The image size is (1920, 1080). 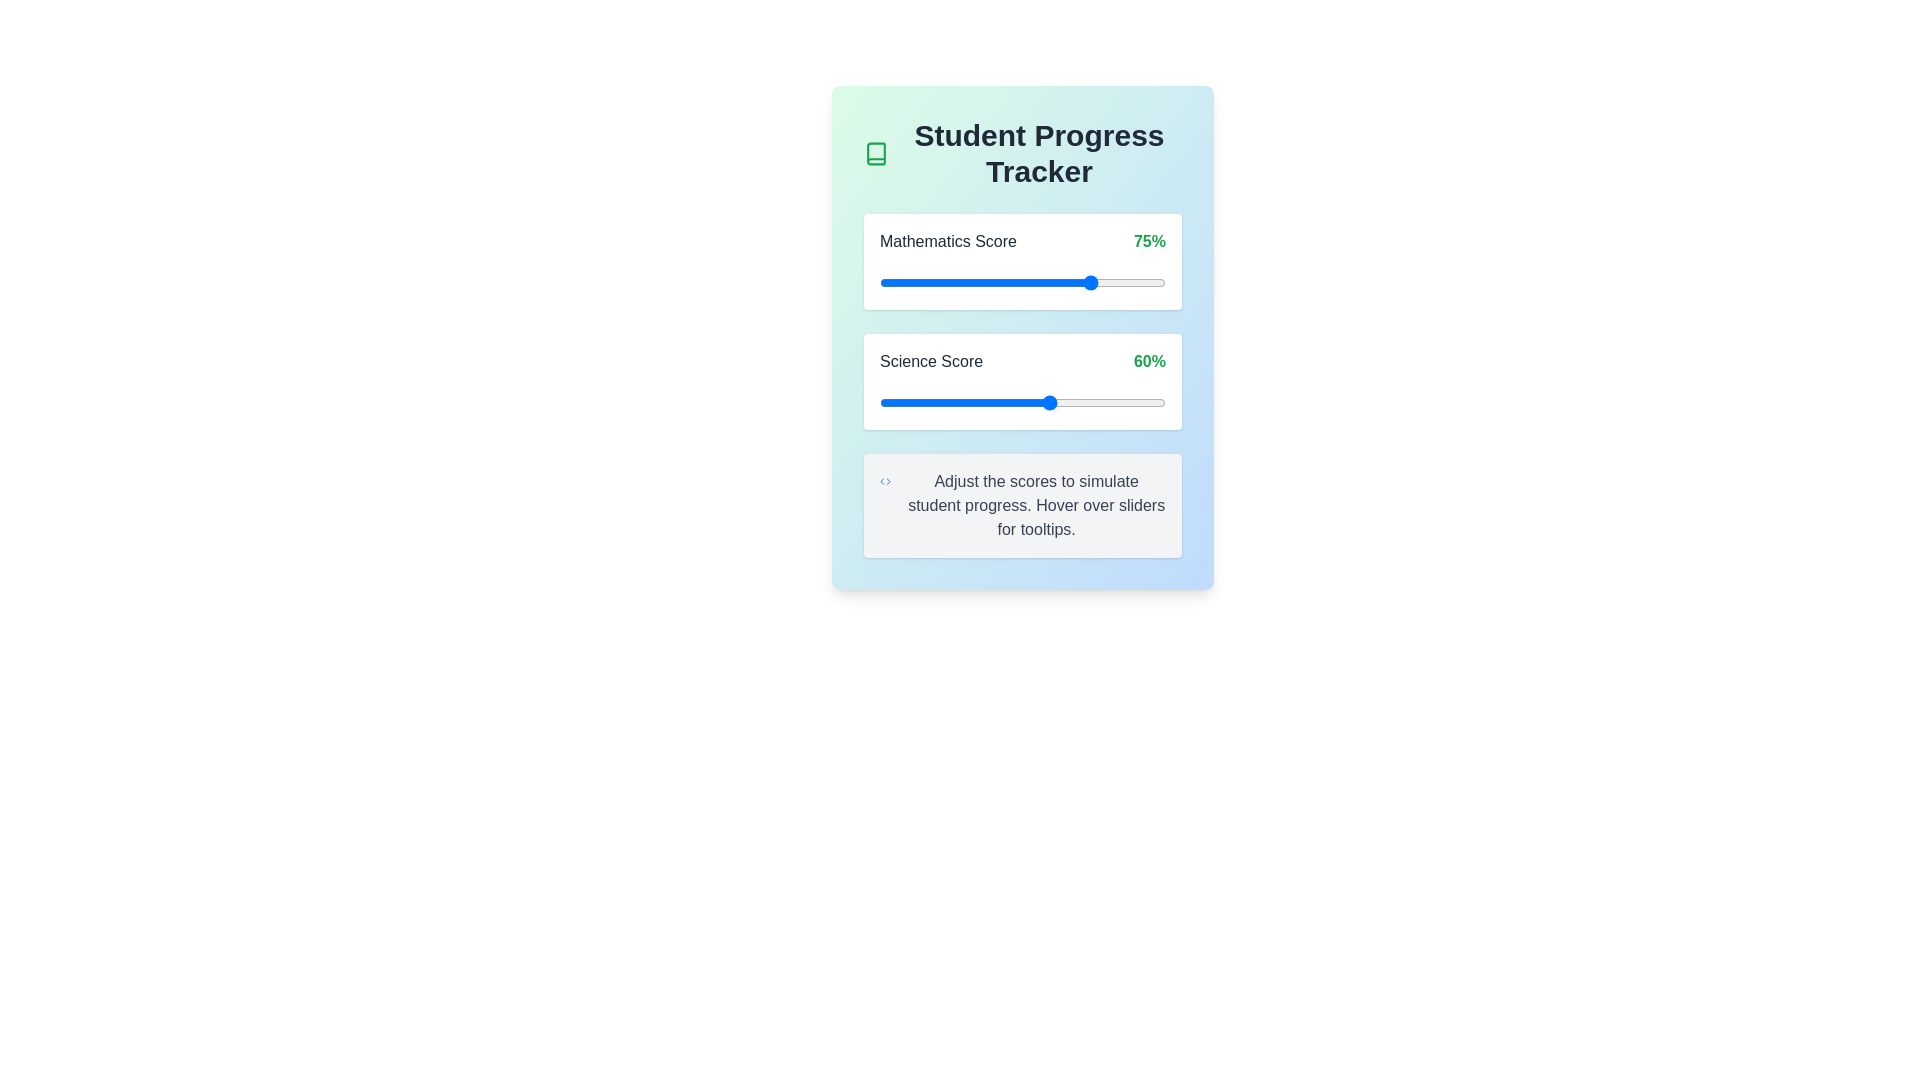 I want to click on the Science Score slider to 52%, so click(x=1028, y=402).